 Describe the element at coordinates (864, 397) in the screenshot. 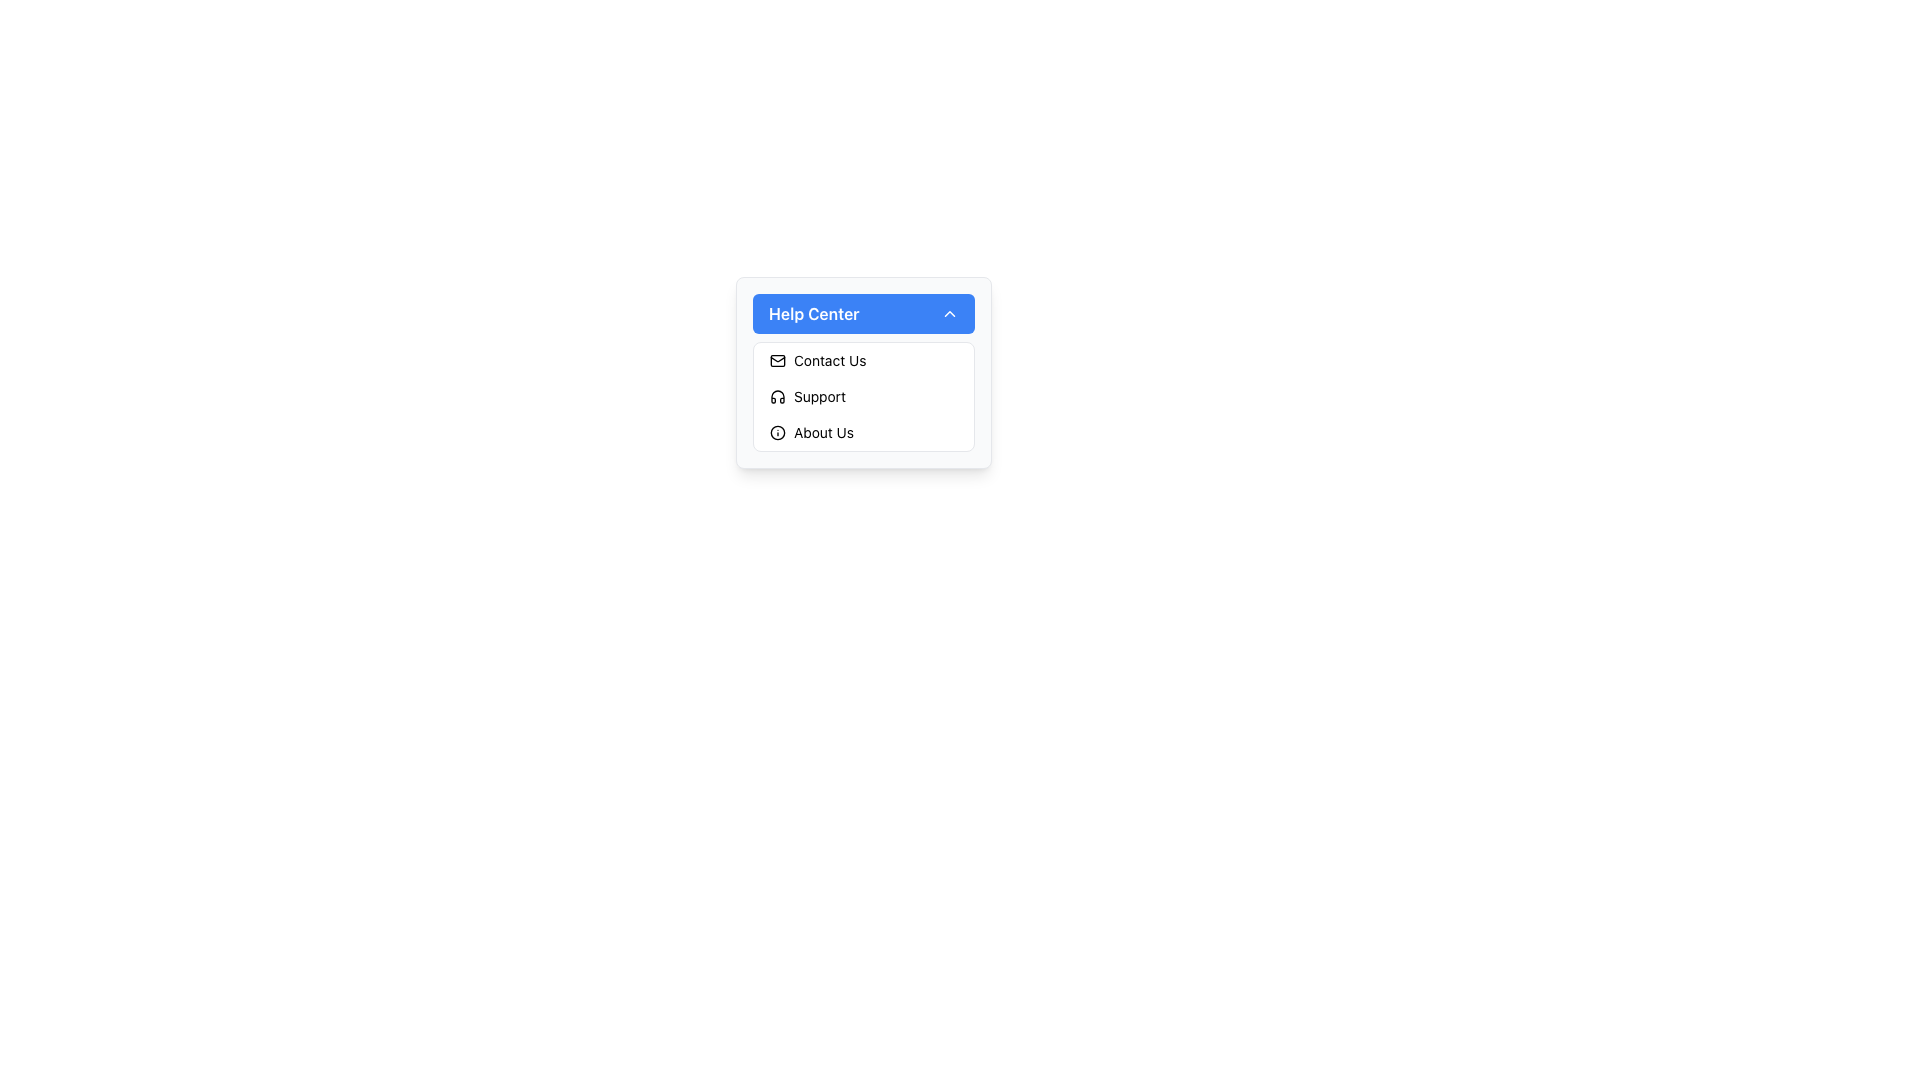

I see `the 'Support' option in the List Component, which is styled with a white background and contains three vertically arranged options` at that location.